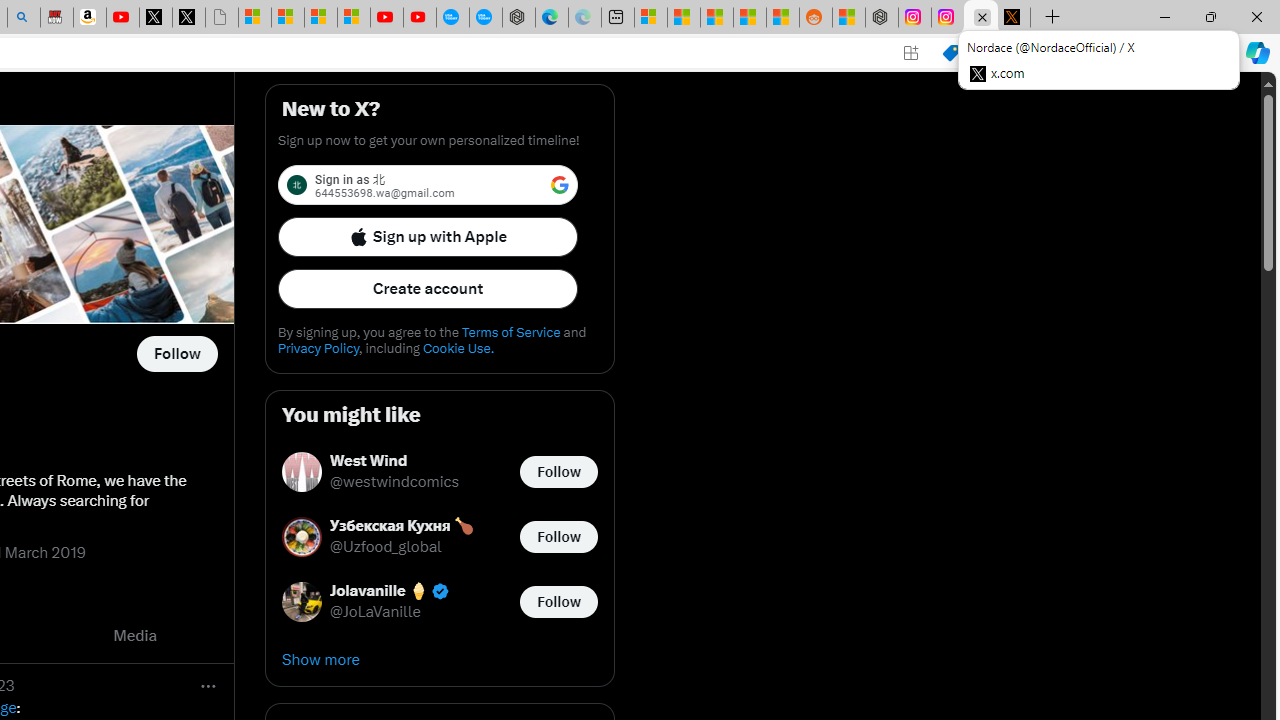 The width and height of the screenshot is (1280, 720). Describe the element at coordinates (122, 17) in the screenshot. I see `'Day 1: Arriving in Yemen (surreal to be here) - YouTube'` at that location.